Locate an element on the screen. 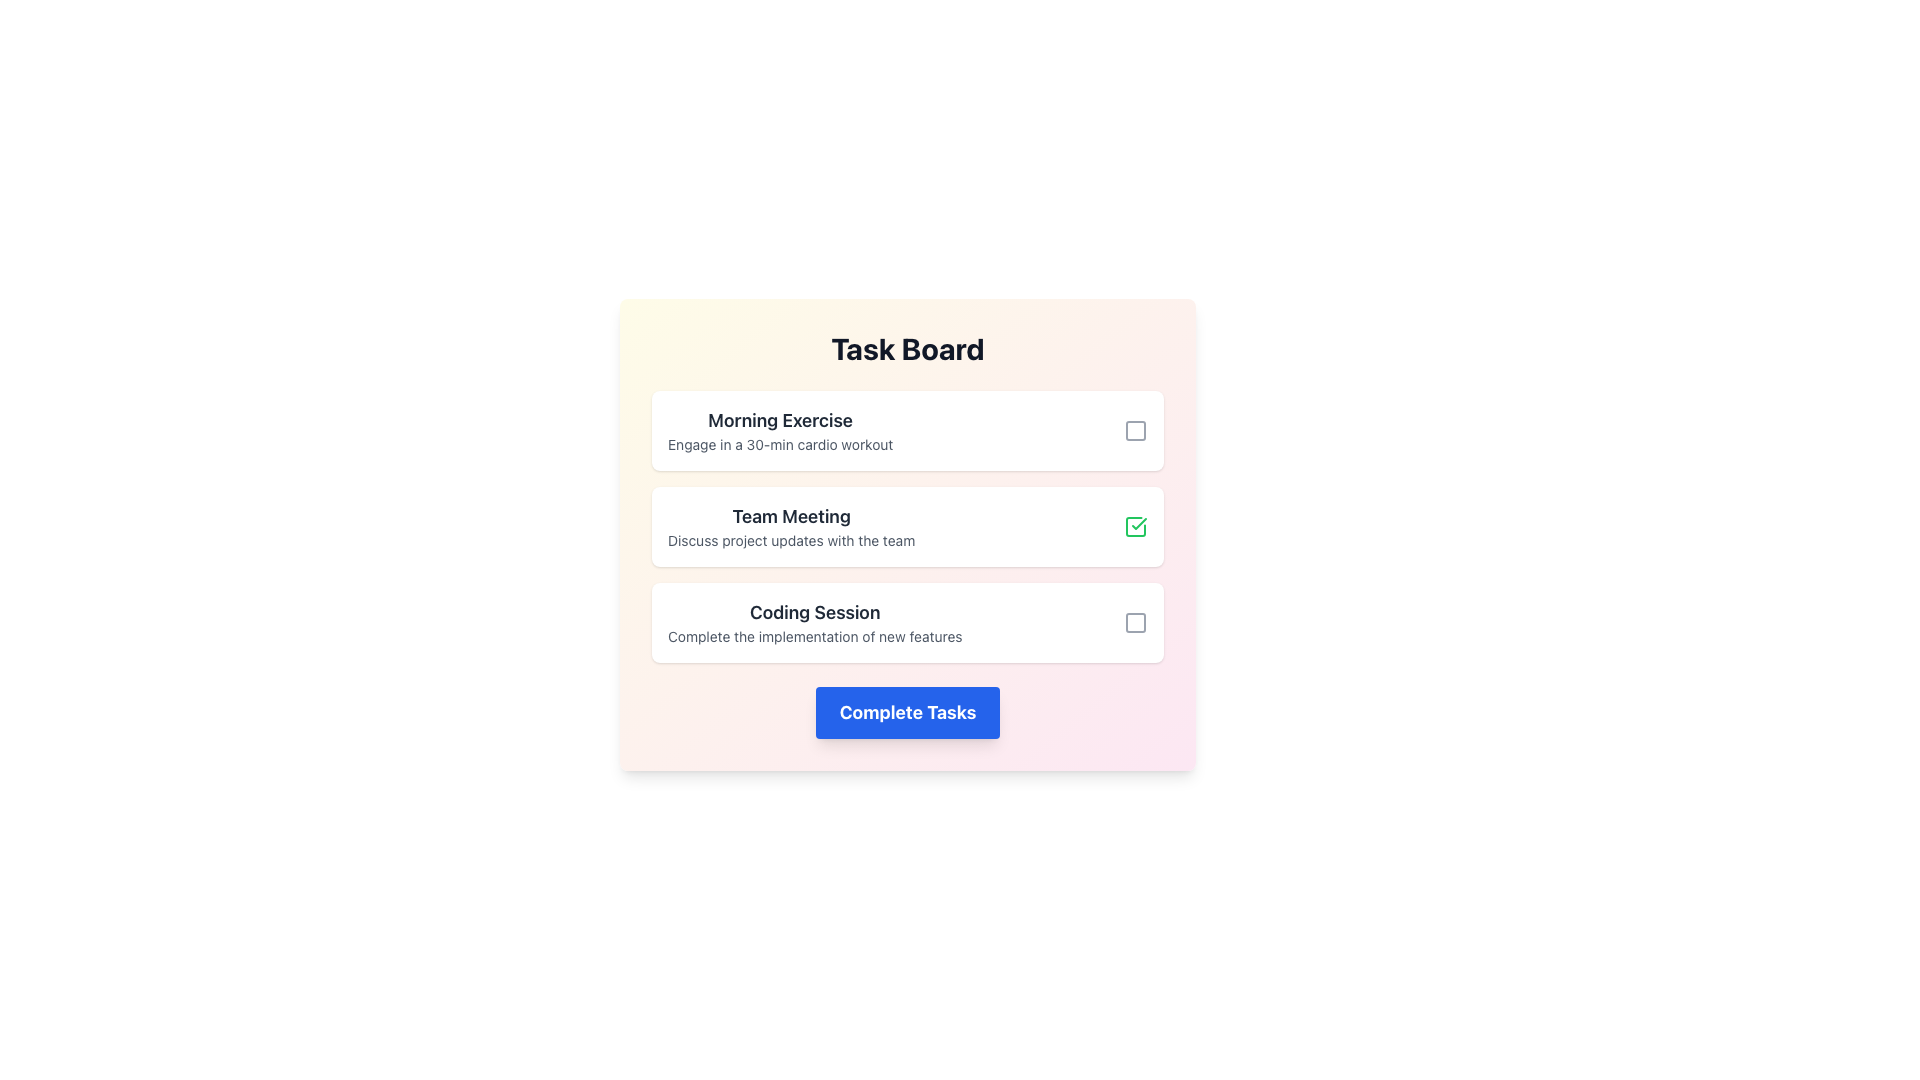 The width and height of the screenshot is (1920, 1080). the Text Display element that serves as a label and description for a meeting, located in the second card of a vertical list on the task board layout is located at coordinates (790, 526).